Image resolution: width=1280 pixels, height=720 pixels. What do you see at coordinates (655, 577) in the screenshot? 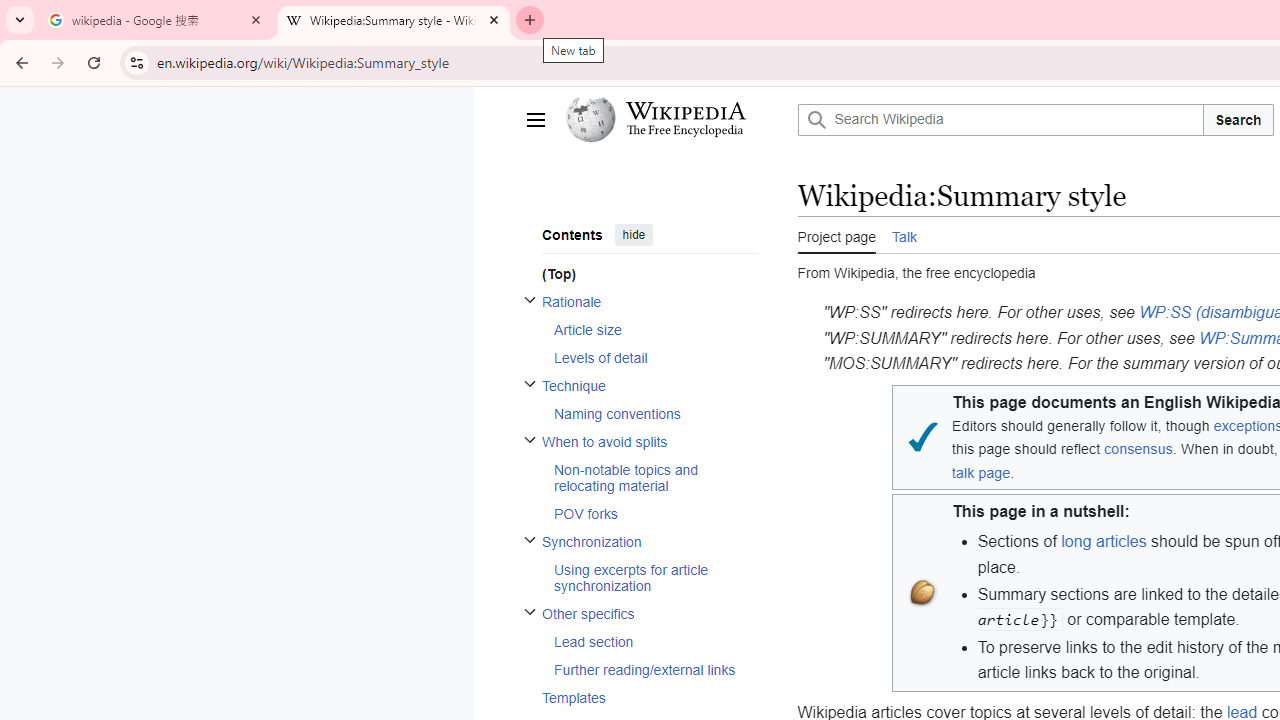
I see `'Using excerpts for article synchronization'` at bounding box center [655, 577].